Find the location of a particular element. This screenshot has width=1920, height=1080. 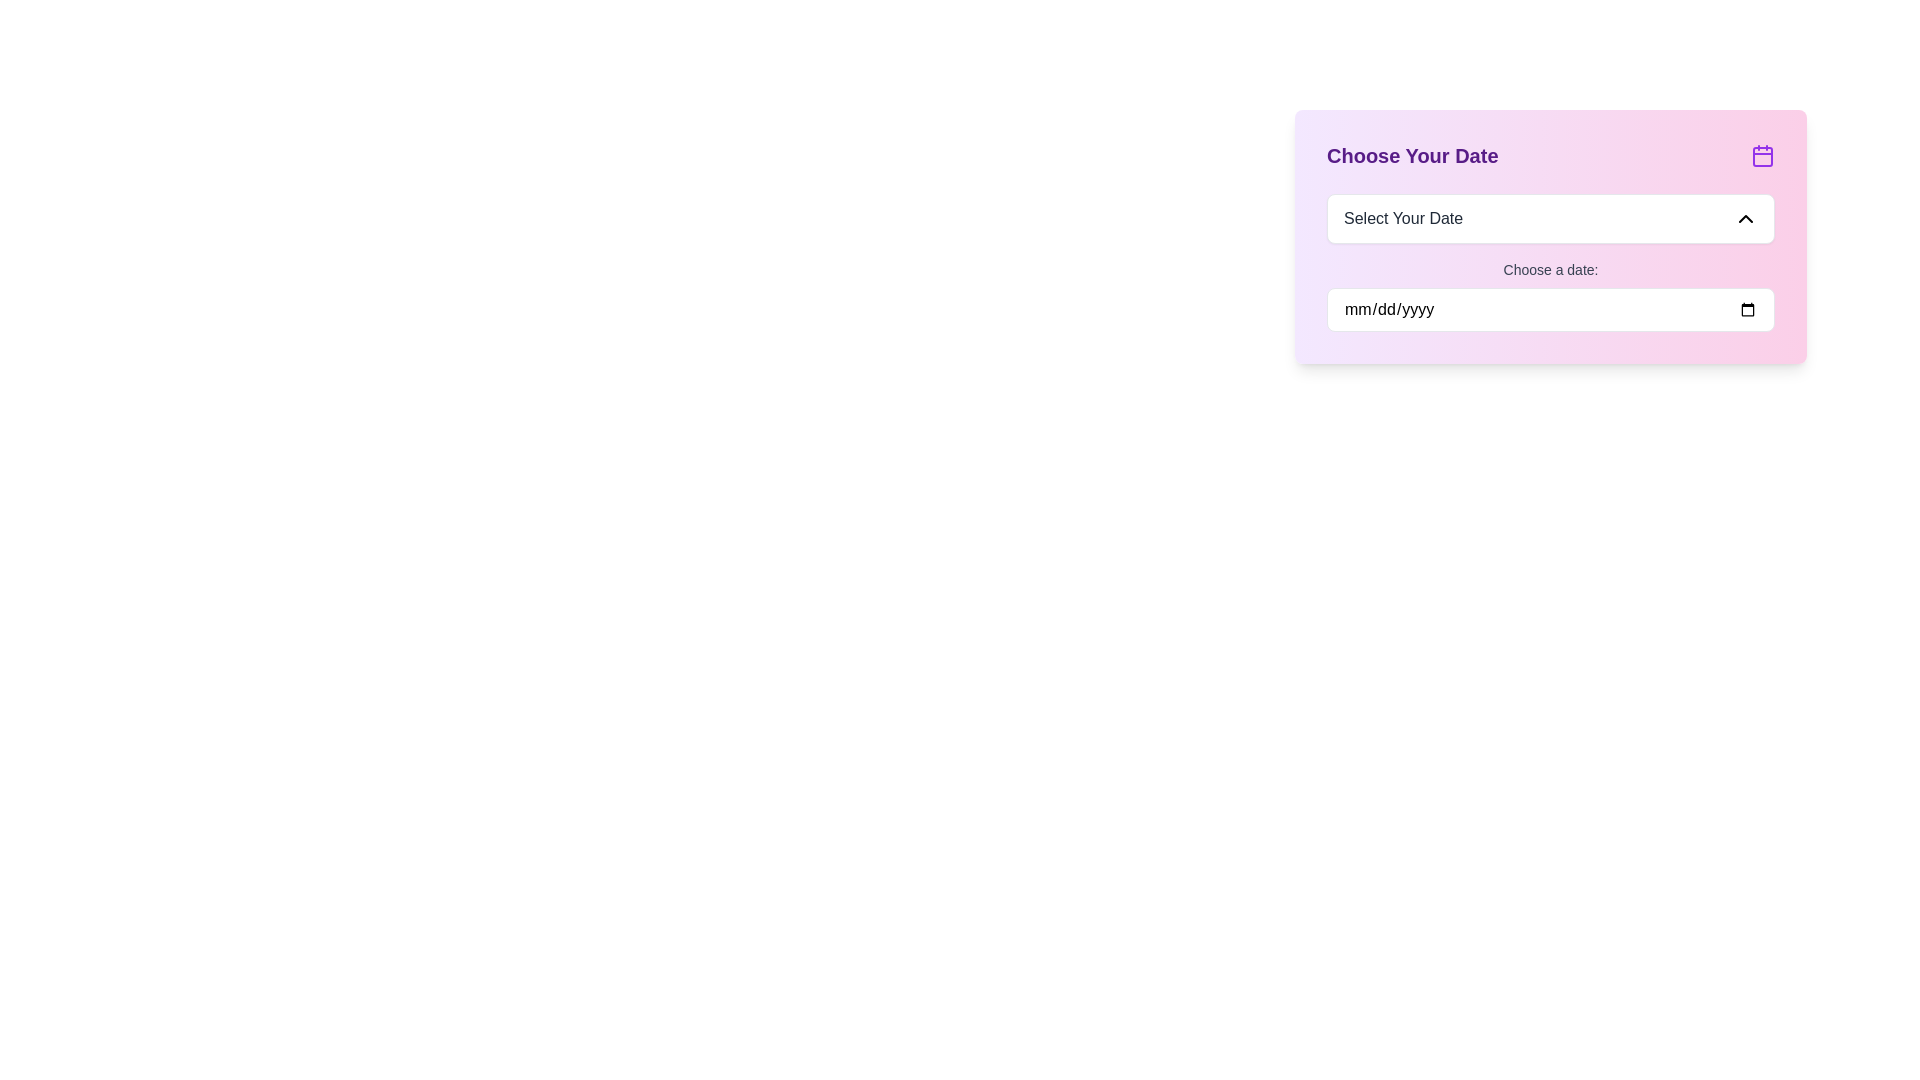

the upward-pointing chevron-shaped arrow icon located within the 'Select Your Date' section is located at coordinates (1745, 219).